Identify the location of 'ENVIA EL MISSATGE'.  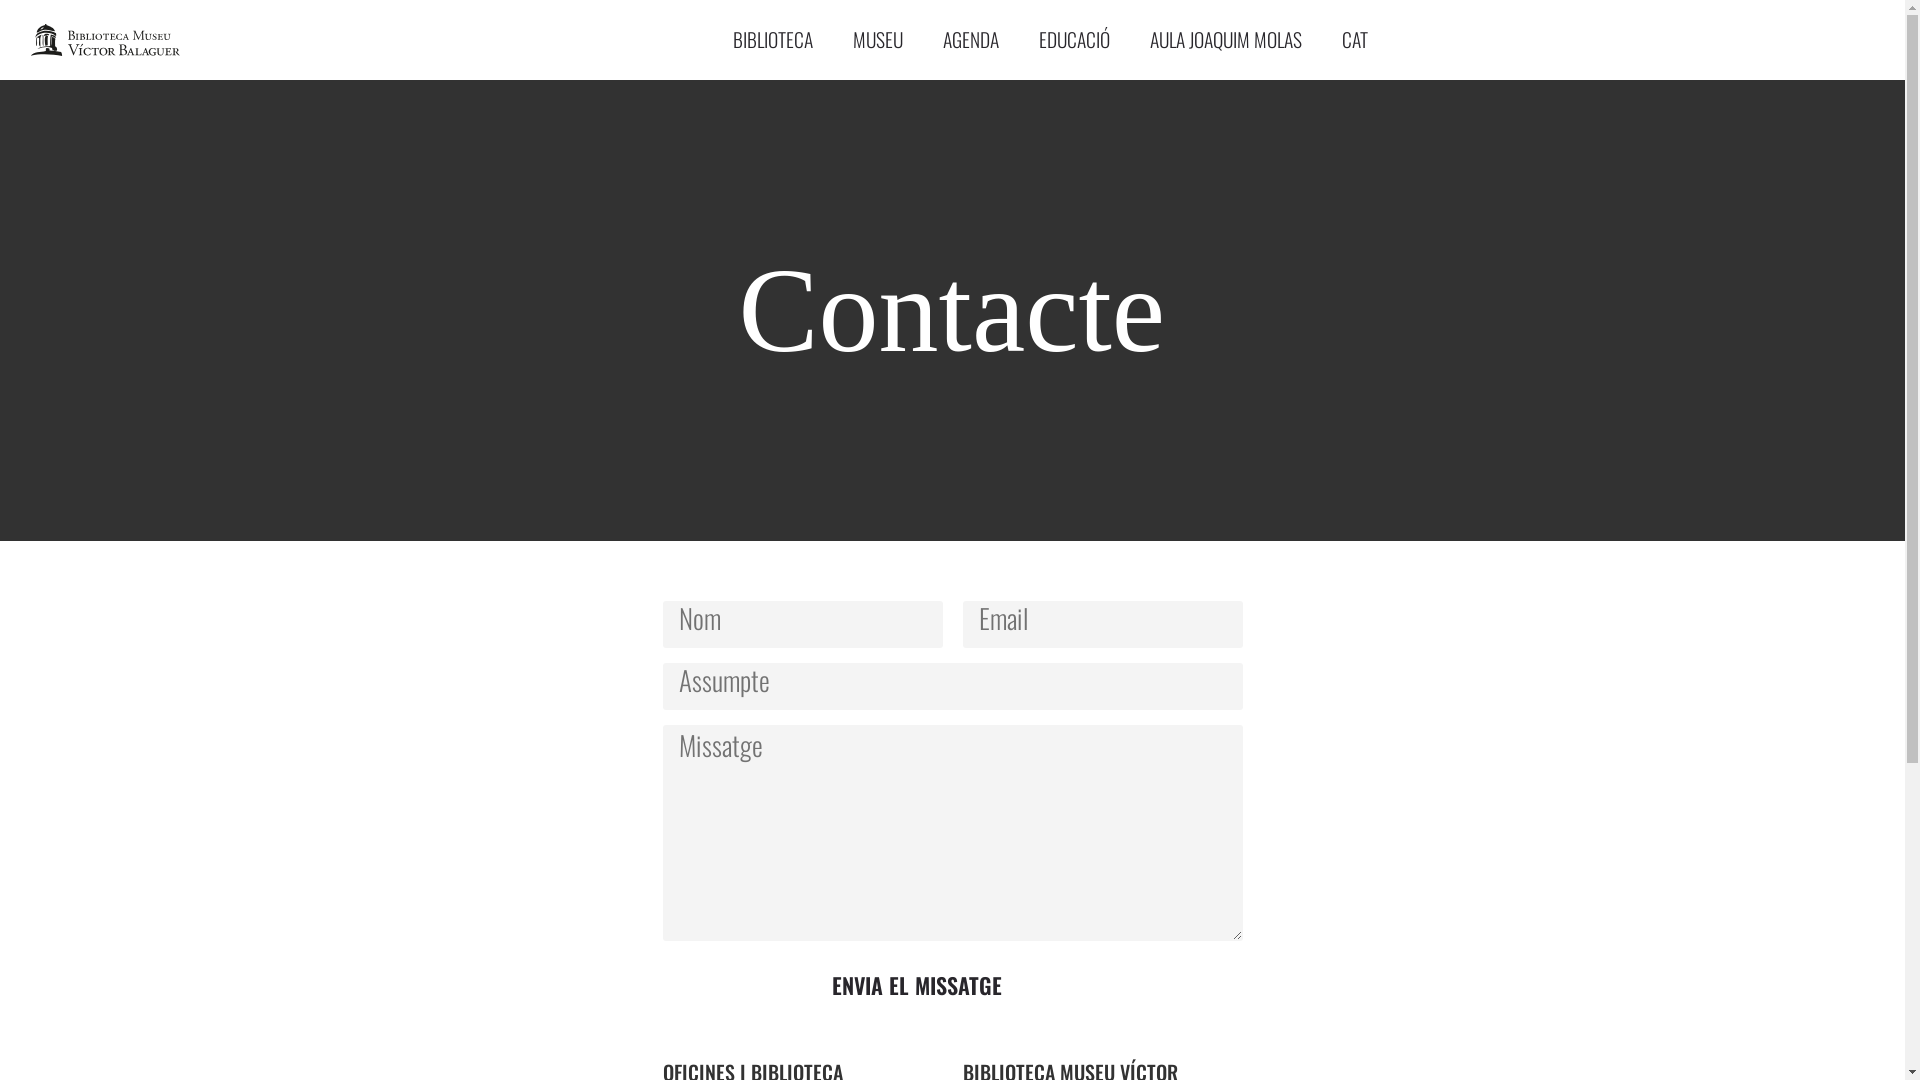
(915, 984).